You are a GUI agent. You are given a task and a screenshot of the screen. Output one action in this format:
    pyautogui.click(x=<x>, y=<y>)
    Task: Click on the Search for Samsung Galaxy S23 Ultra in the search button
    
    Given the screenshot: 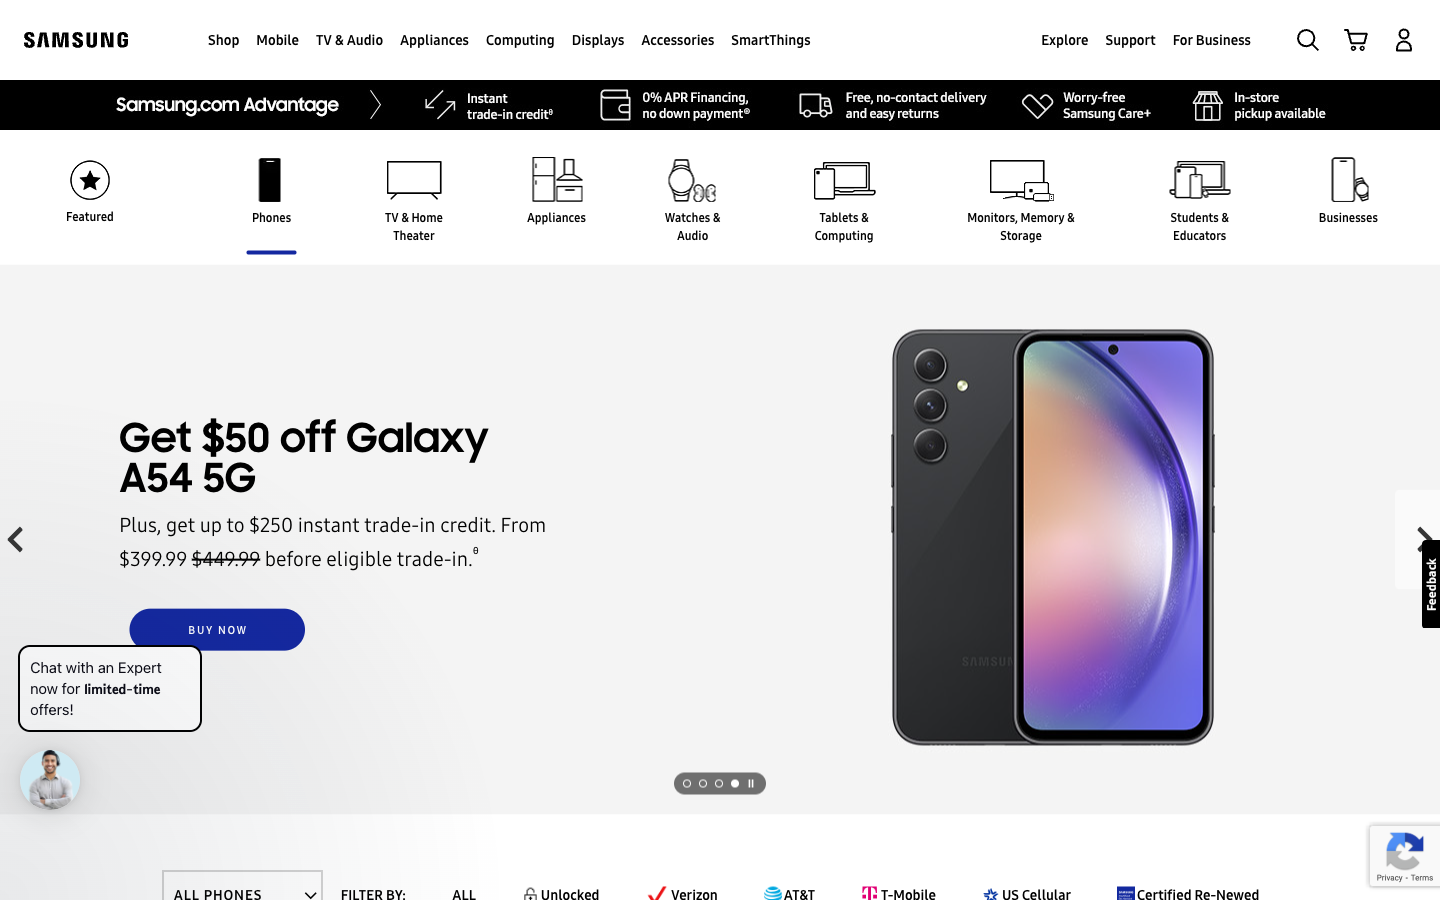 What is the action you would take?
    pyautogui.click(x=1307, y=38)
    